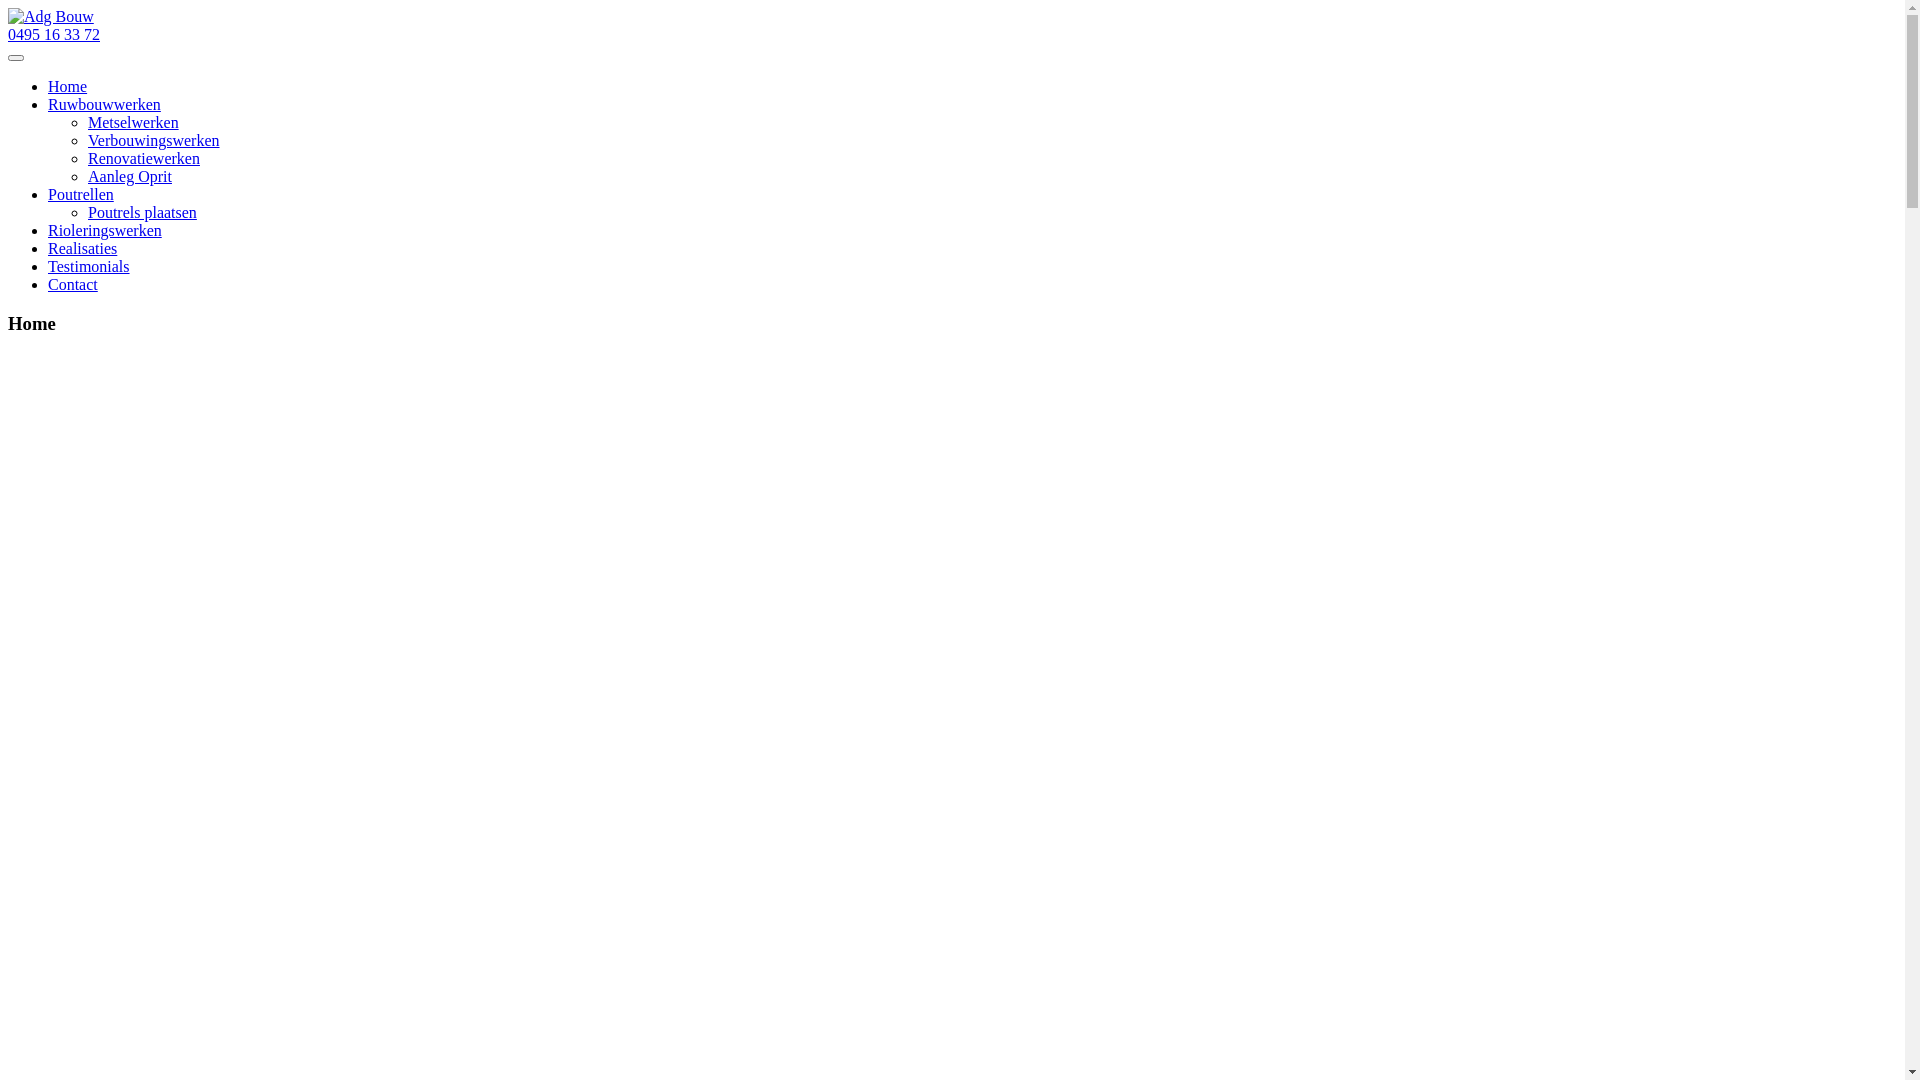 The width and height of the screenshot is (1920, 1080). What do you see at coordinates (152, 139) in the screenshot?
I see `'Verbouwingswerken'` at bounding box center [152, 139].